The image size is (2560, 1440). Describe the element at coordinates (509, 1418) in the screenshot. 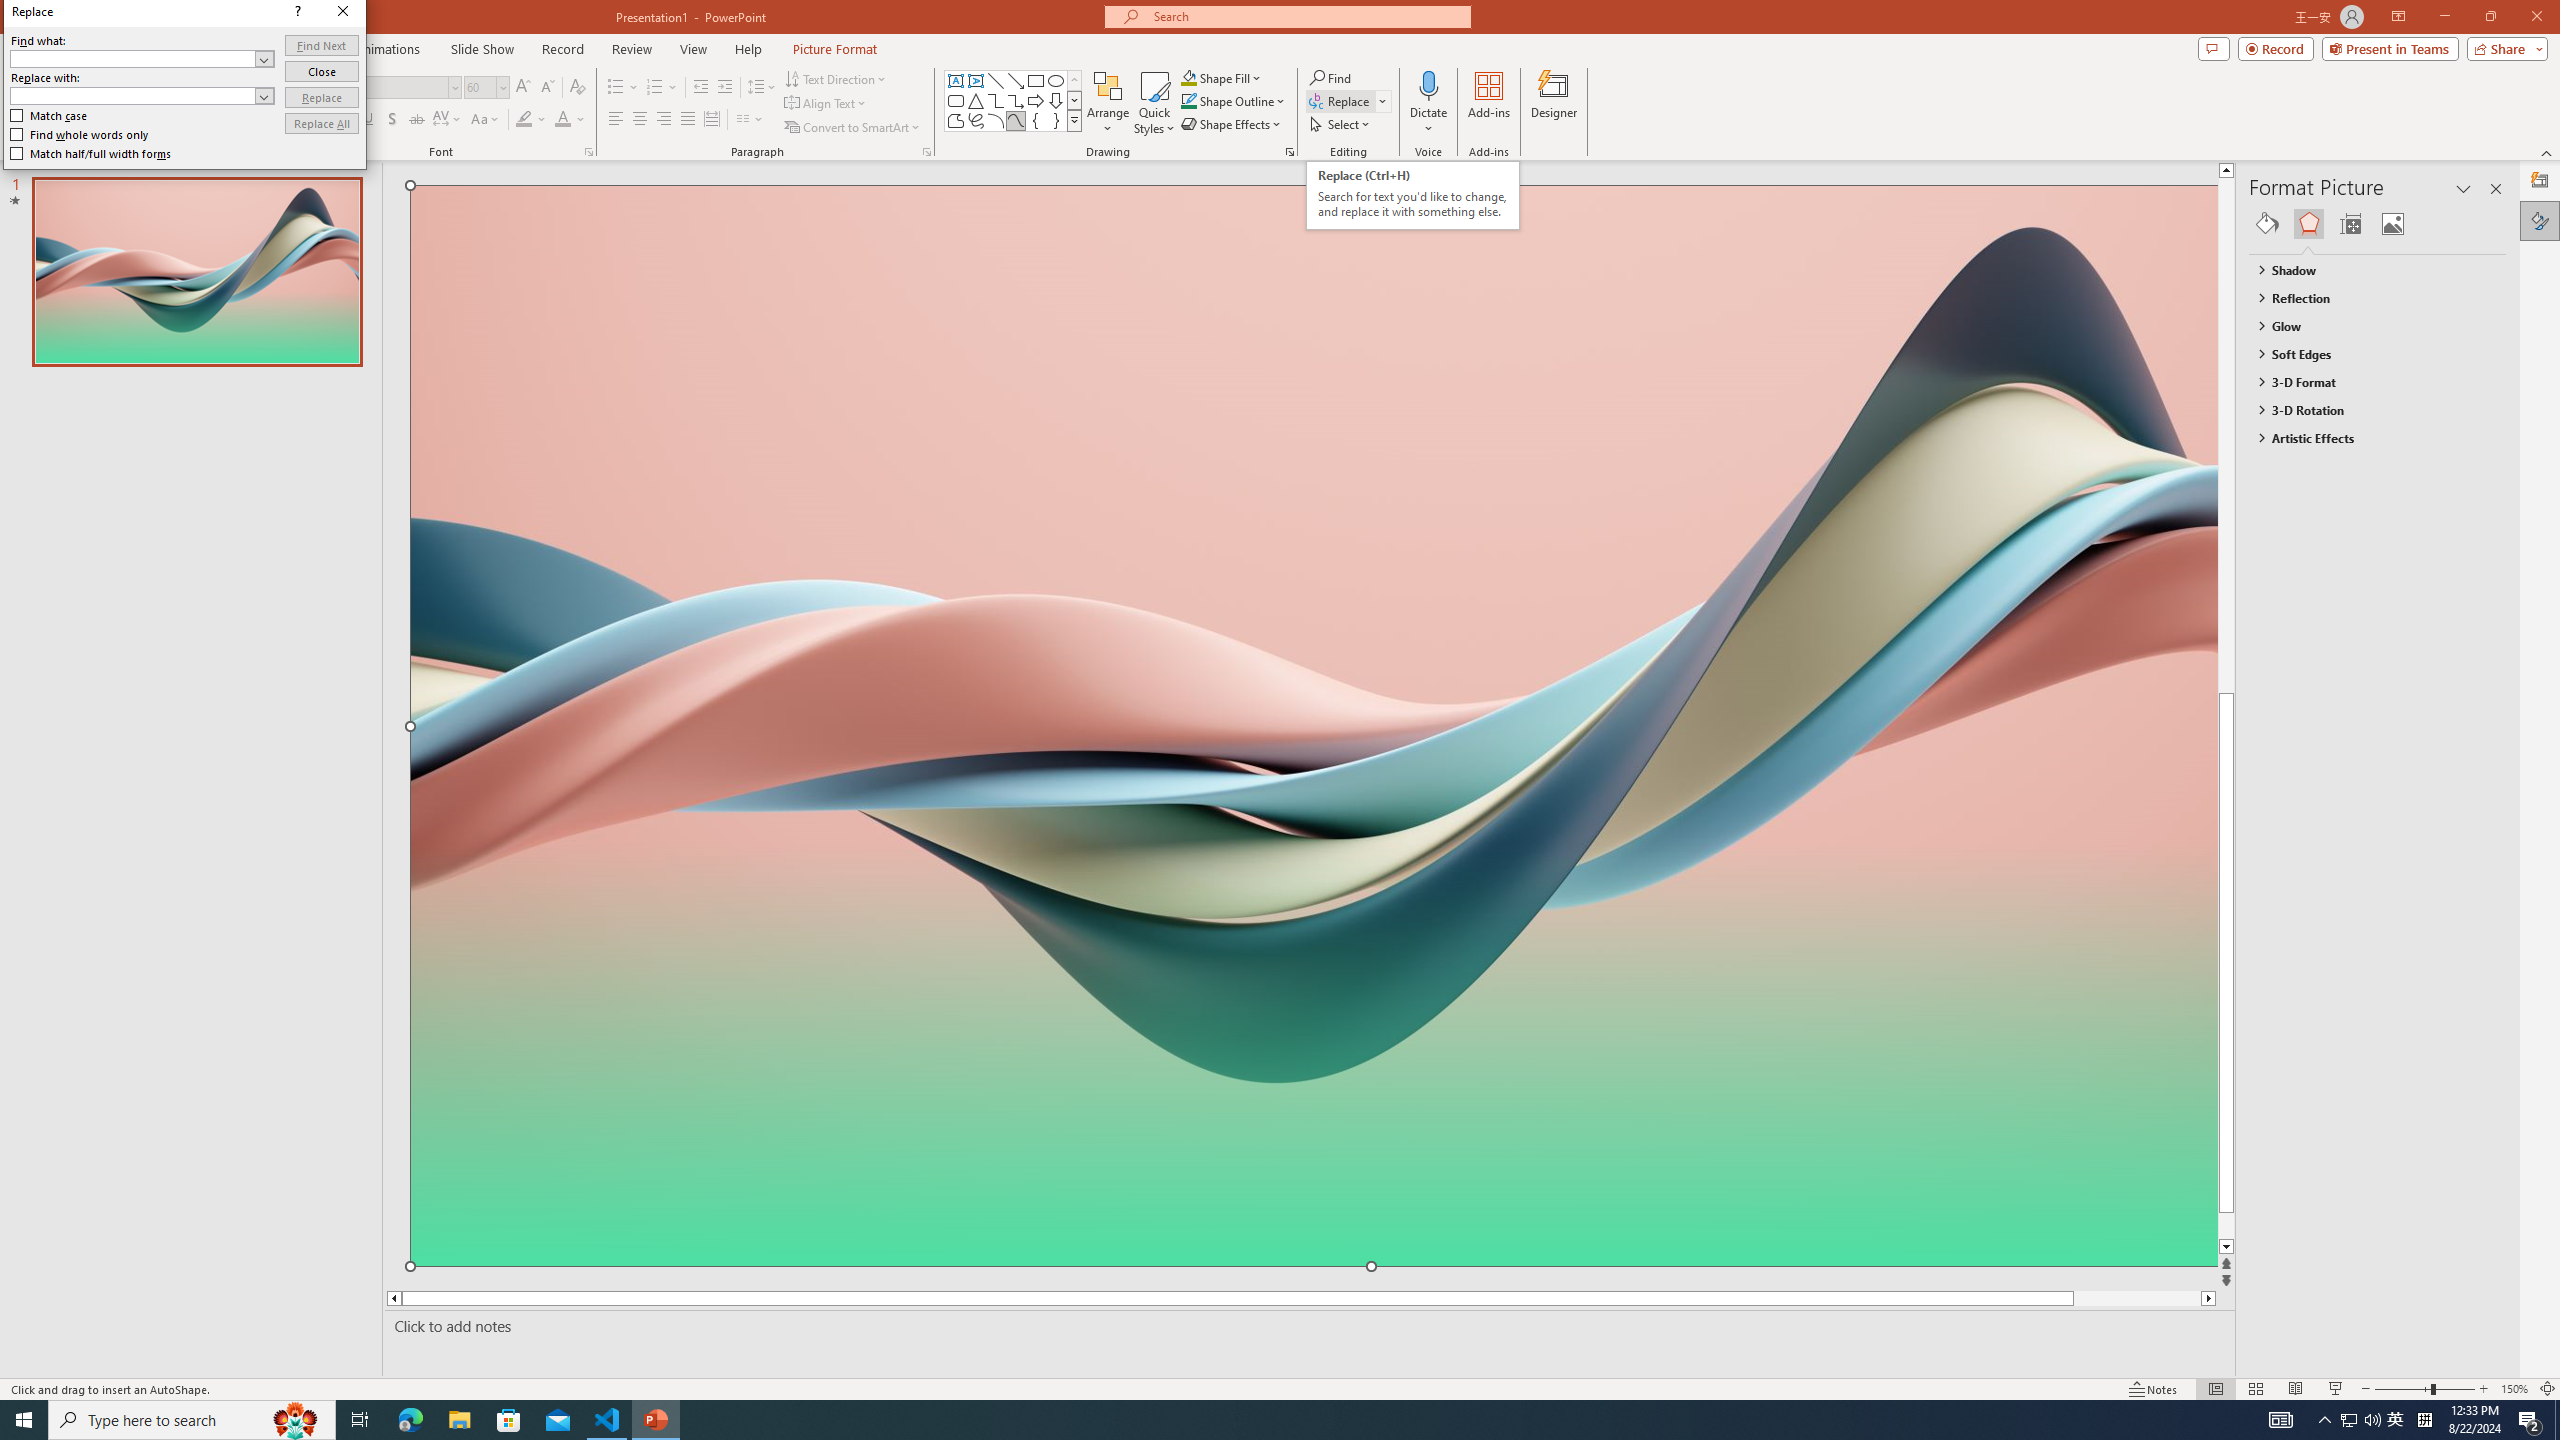

I see `'Microsoft Store'` at that location.